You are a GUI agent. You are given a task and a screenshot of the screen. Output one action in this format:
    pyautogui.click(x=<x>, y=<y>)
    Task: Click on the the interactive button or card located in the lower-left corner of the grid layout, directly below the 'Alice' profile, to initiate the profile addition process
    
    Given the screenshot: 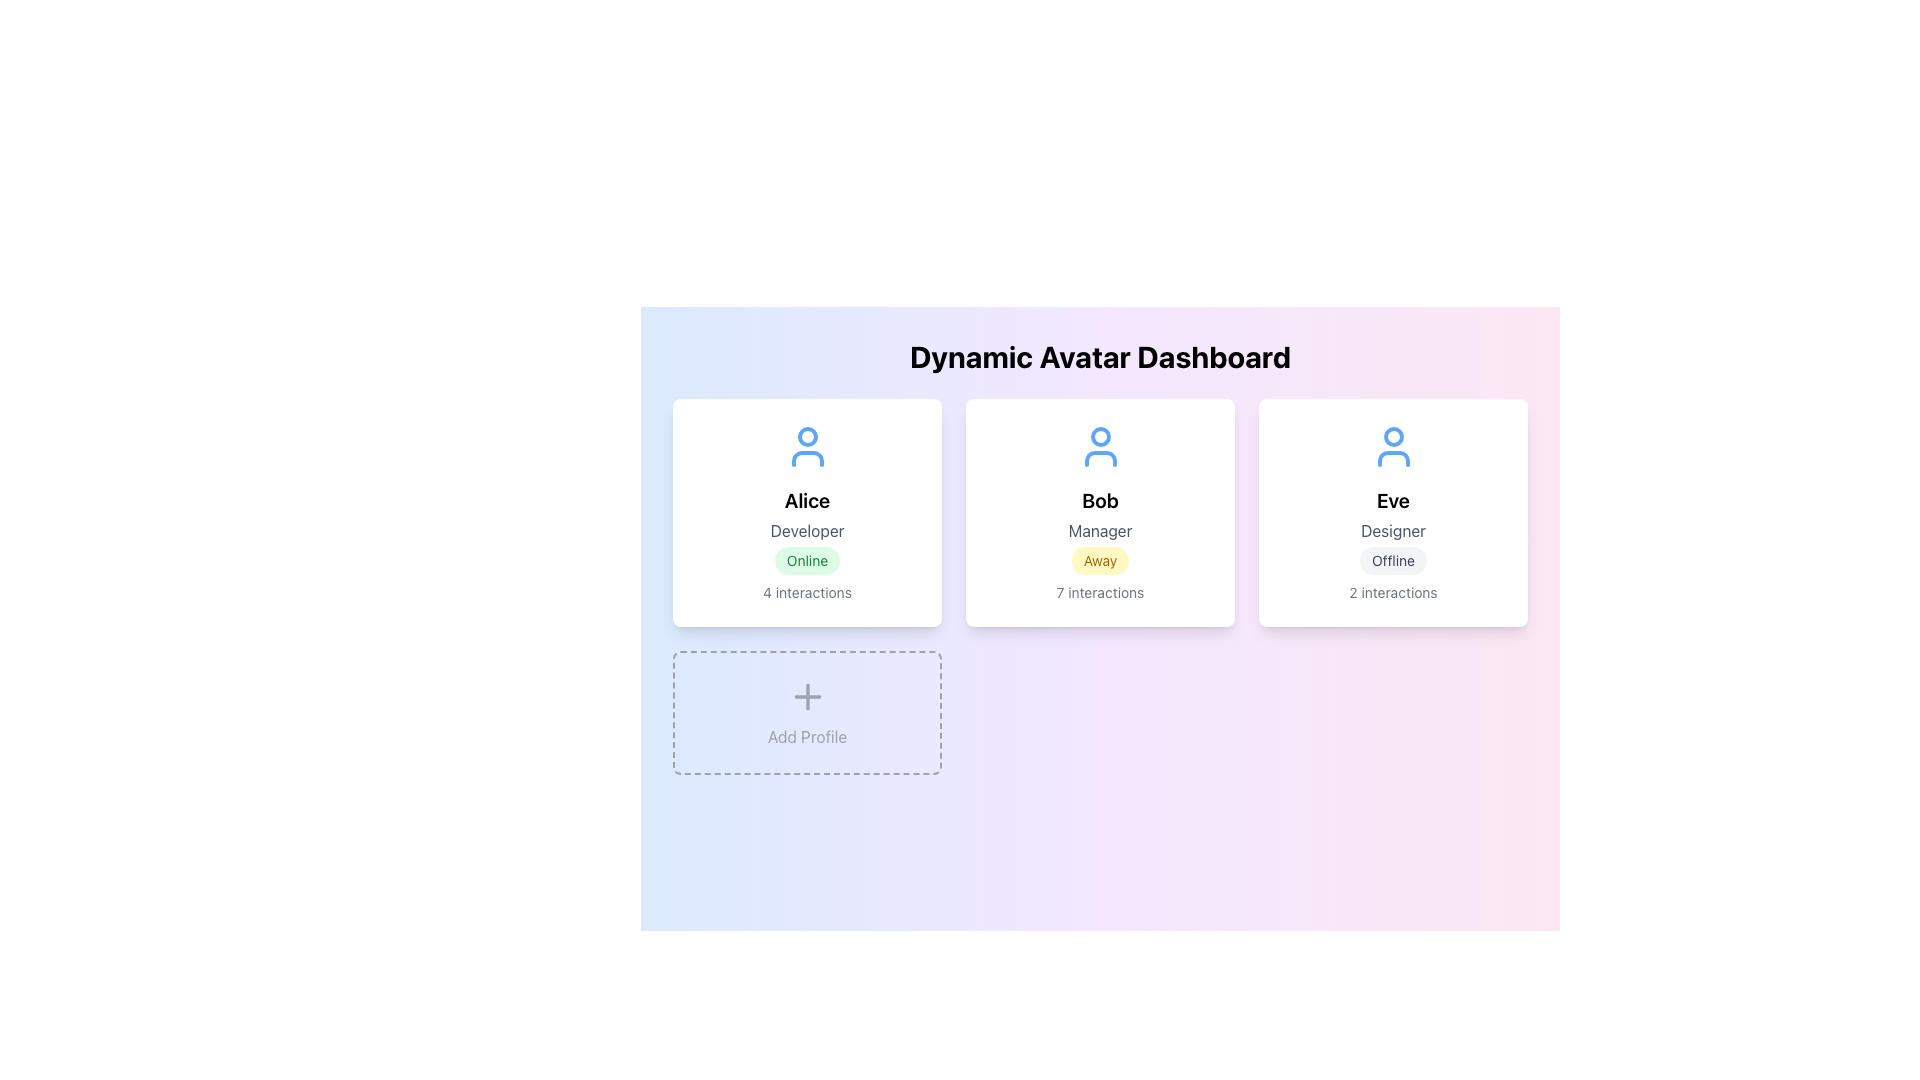 What is the action you would take?
    pyautogui.click(x=807, y=712)
    